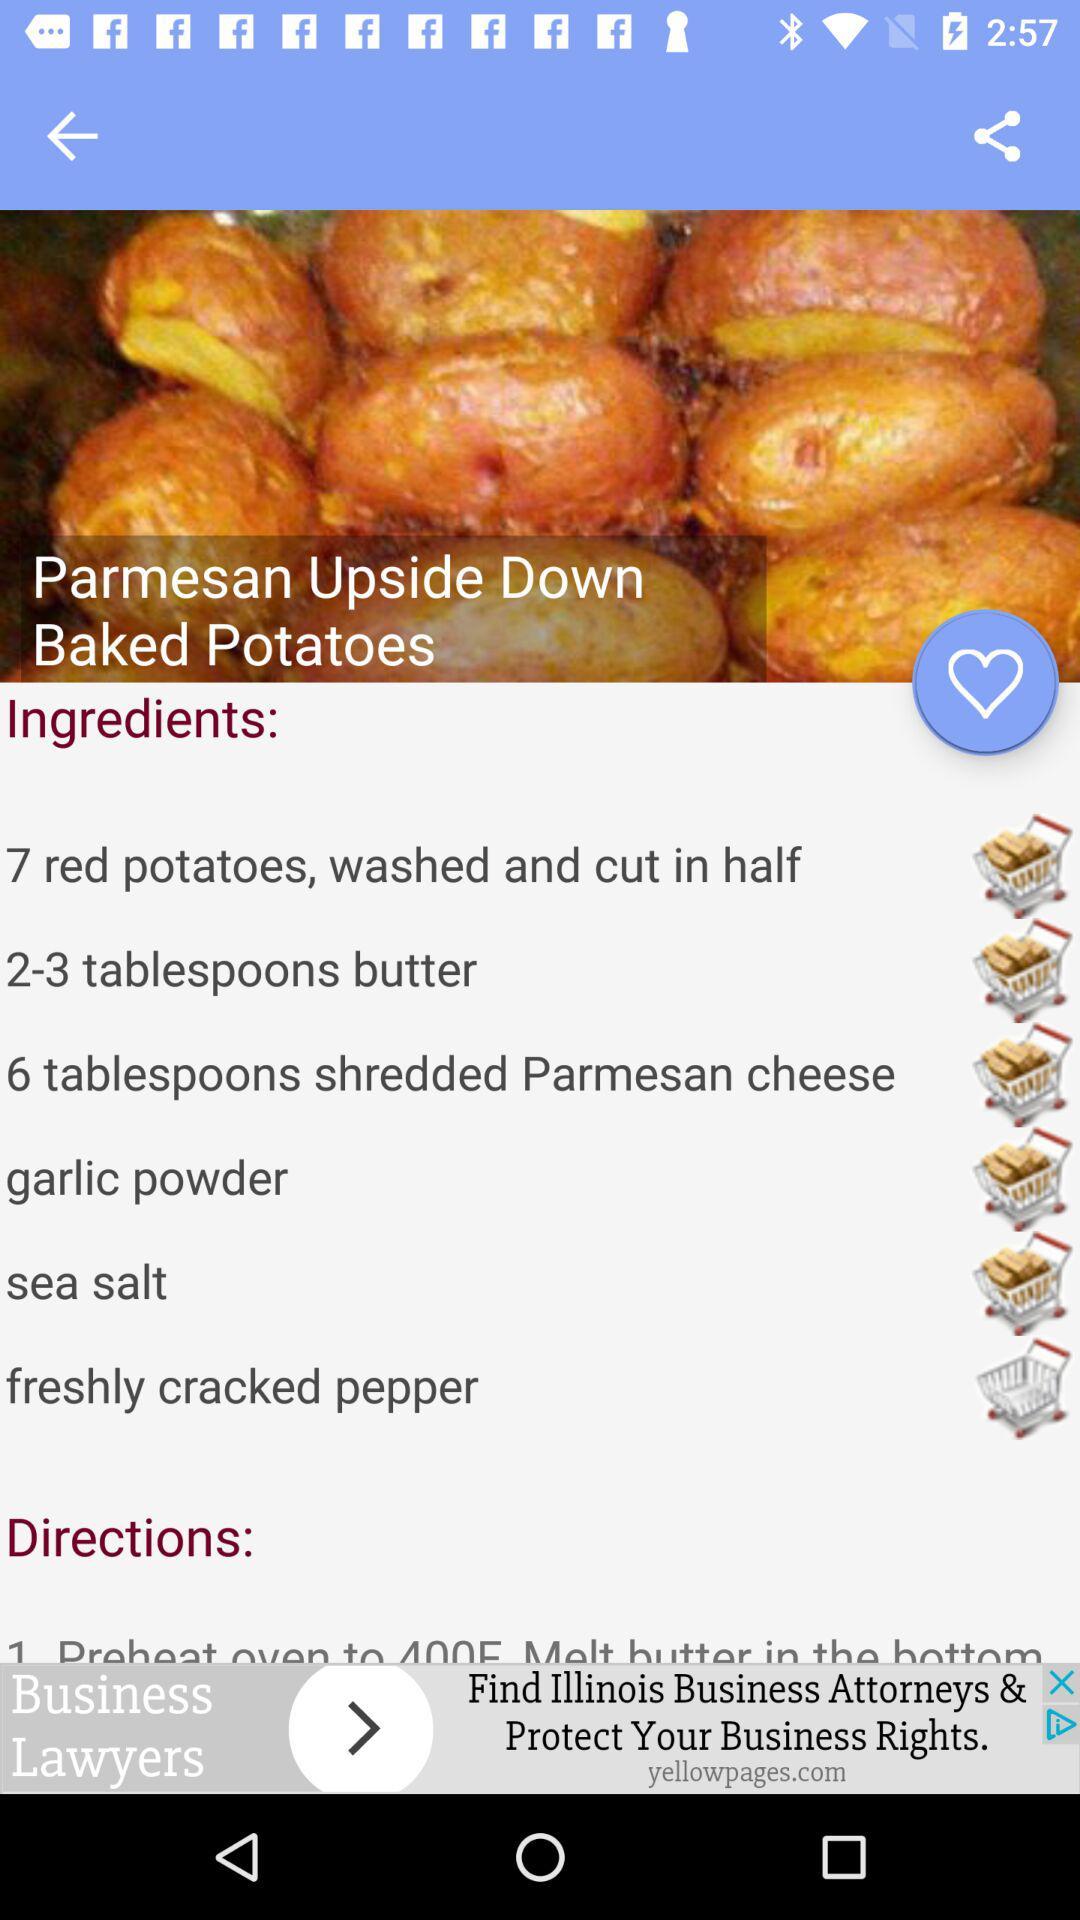 The image size is (1080, 1920). Describe the element at coordinates (997, 135) in the screenshot. I see `share page` at that location.